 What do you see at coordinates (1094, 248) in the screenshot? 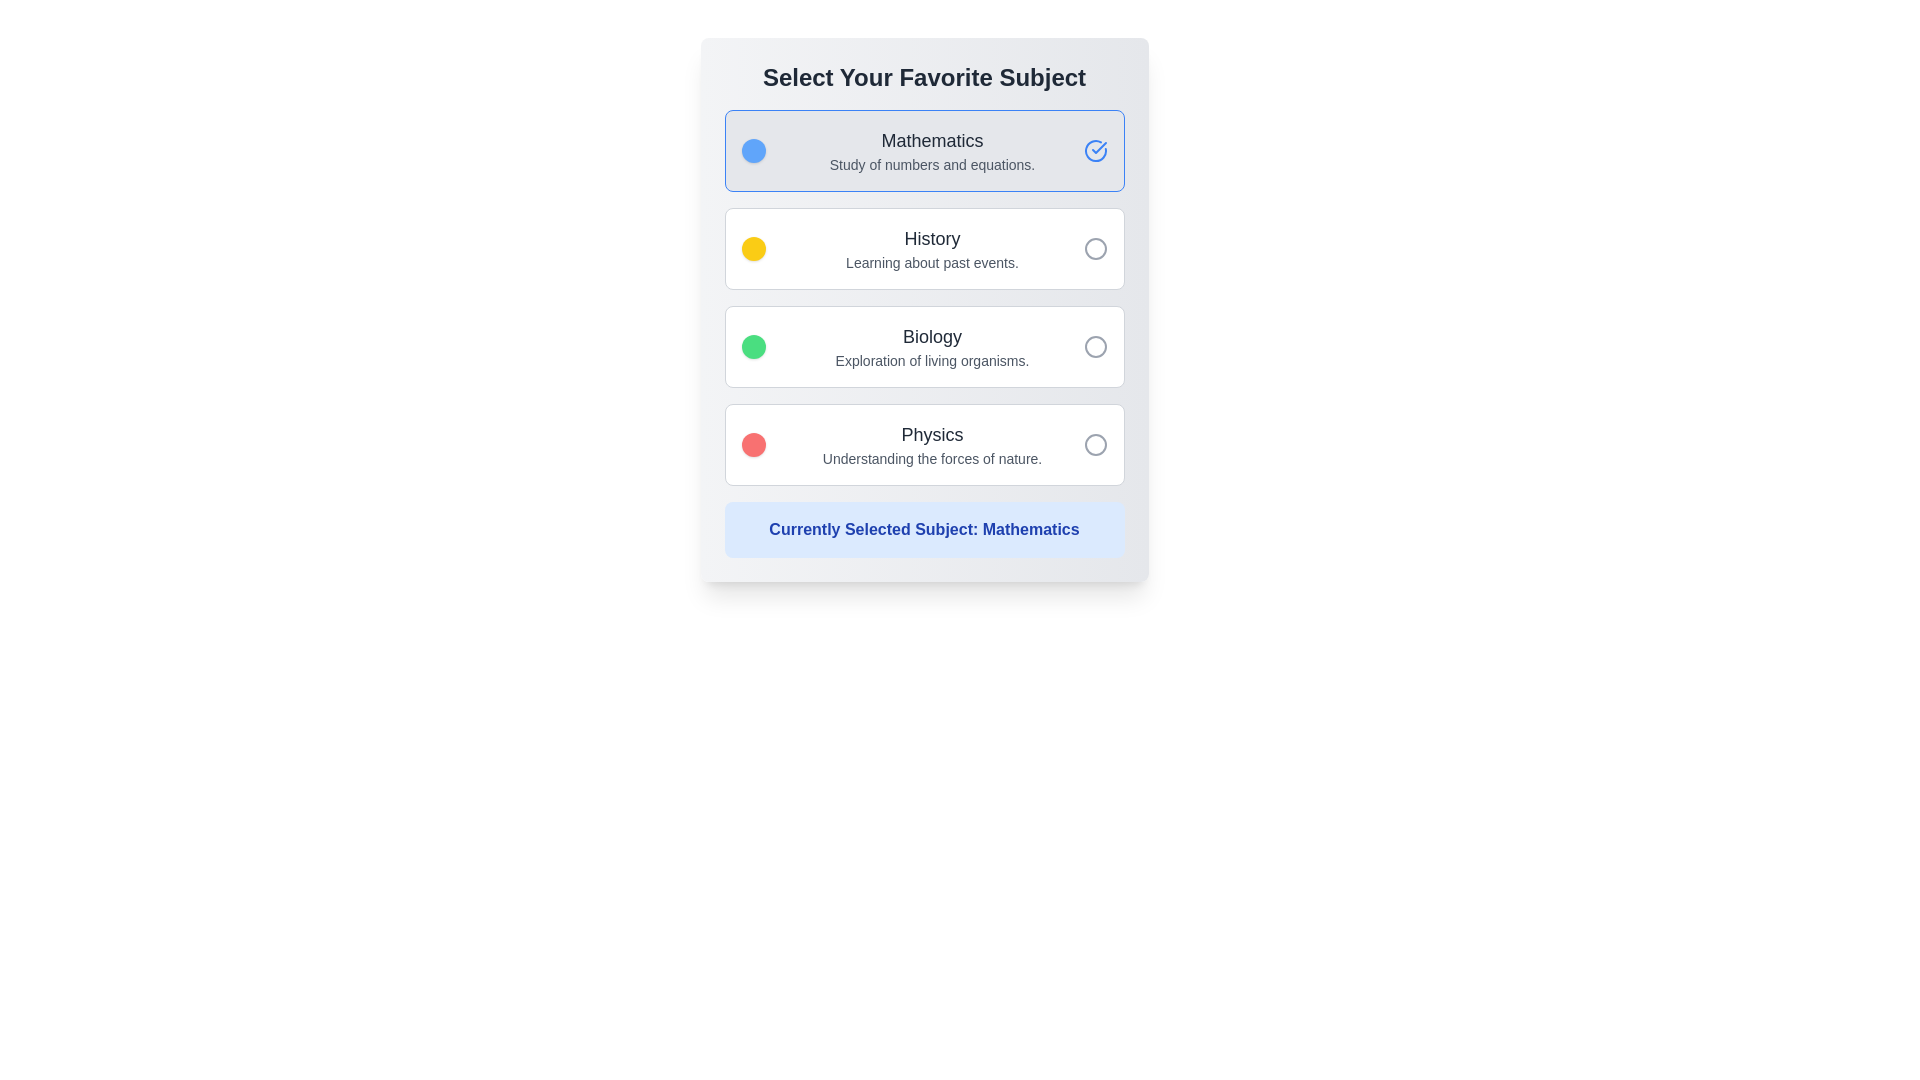
I see `the selection indicator icon associated with the 'History' option, which is the rightmost component in the second listed item of a vertically aligned group` at bounding box center [1094, 248].